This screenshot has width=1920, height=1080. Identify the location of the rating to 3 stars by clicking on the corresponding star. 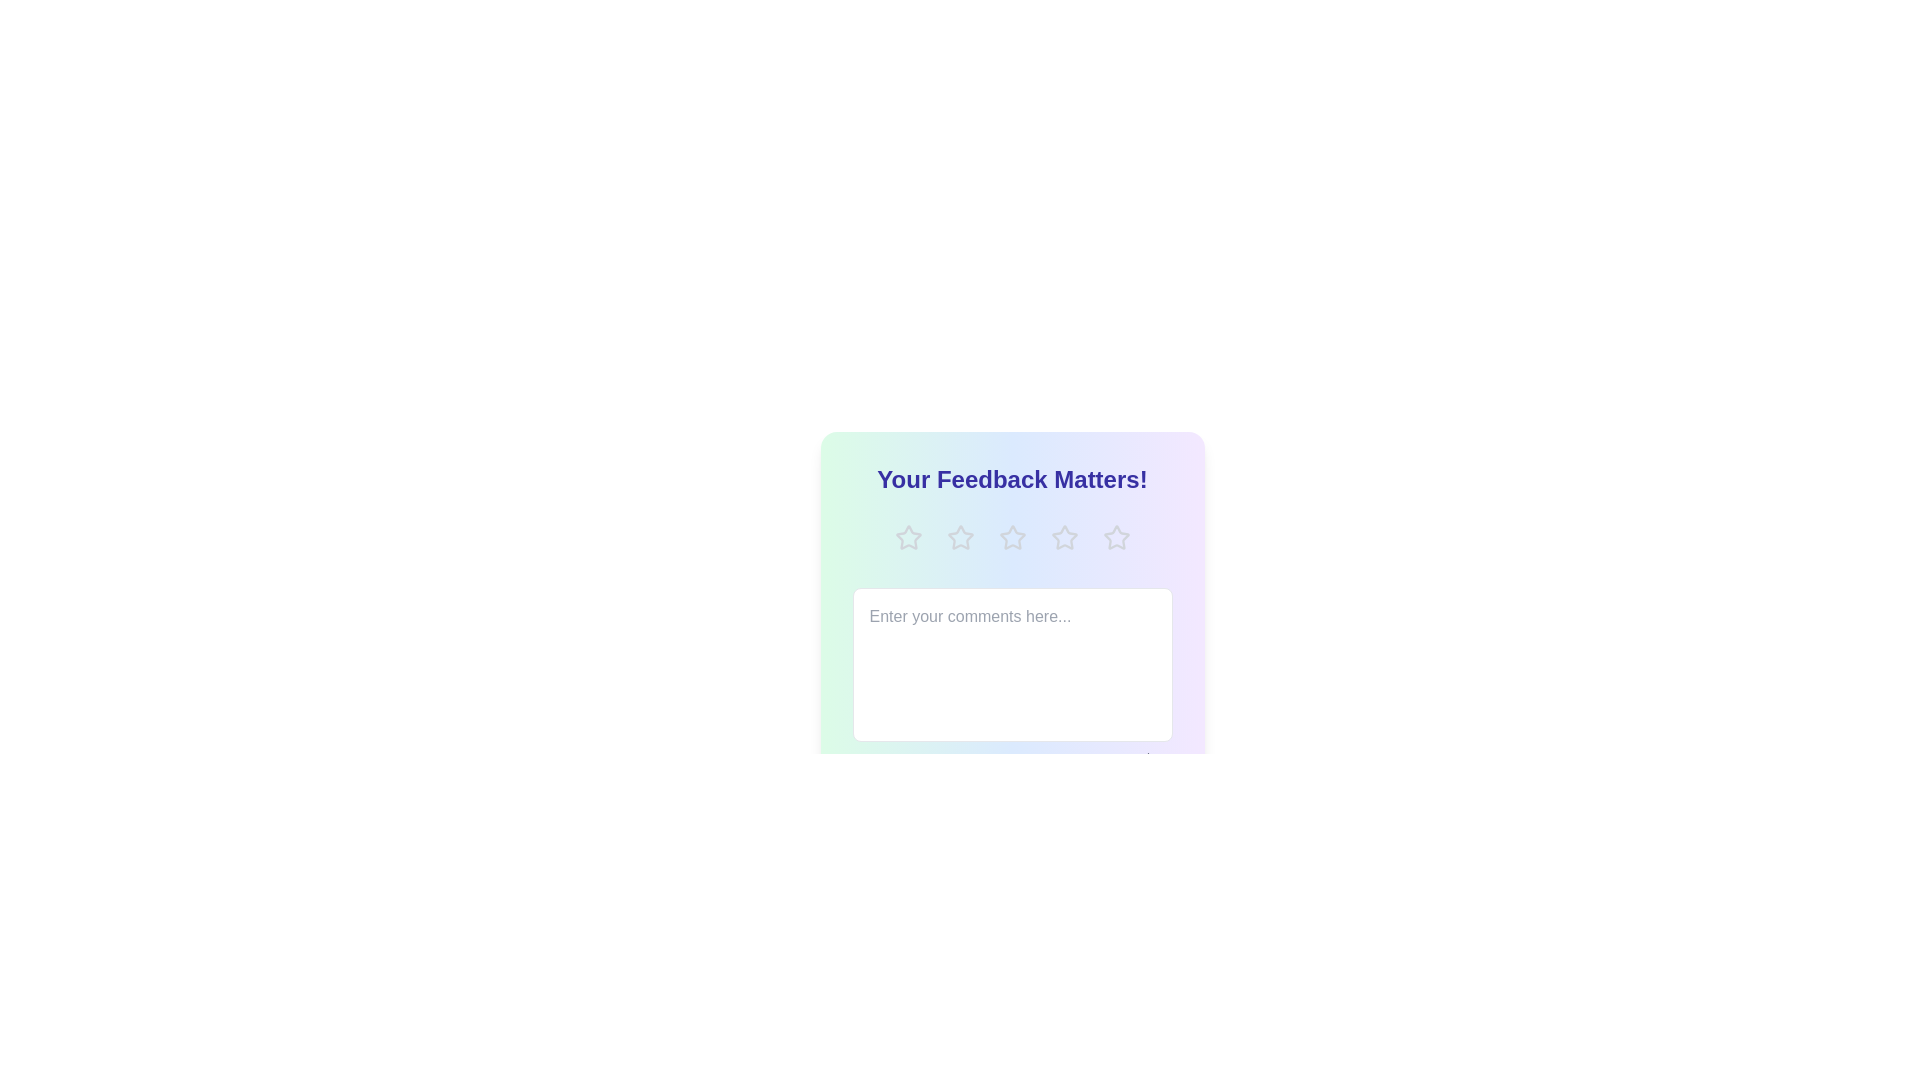
(1012, 536).